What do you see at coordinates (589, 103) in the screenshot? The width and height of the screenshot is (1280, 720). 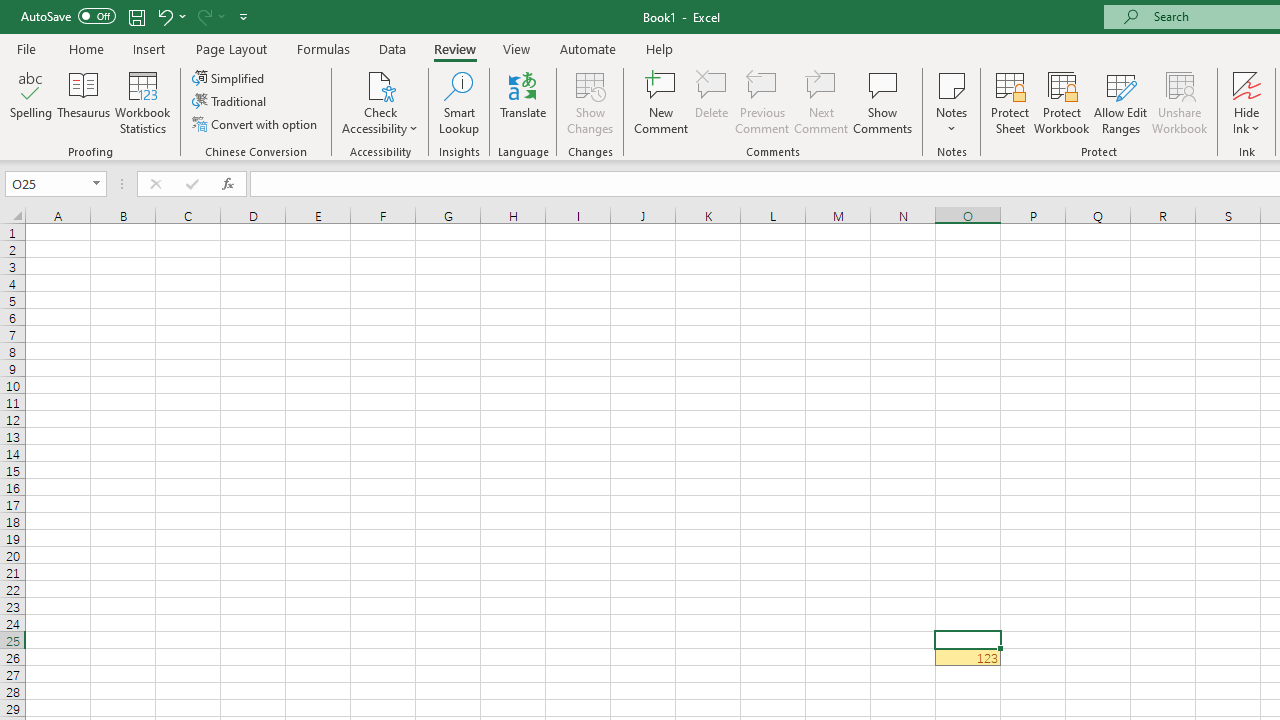 I see `'Show Changes'` at bounding box center [589, 103].